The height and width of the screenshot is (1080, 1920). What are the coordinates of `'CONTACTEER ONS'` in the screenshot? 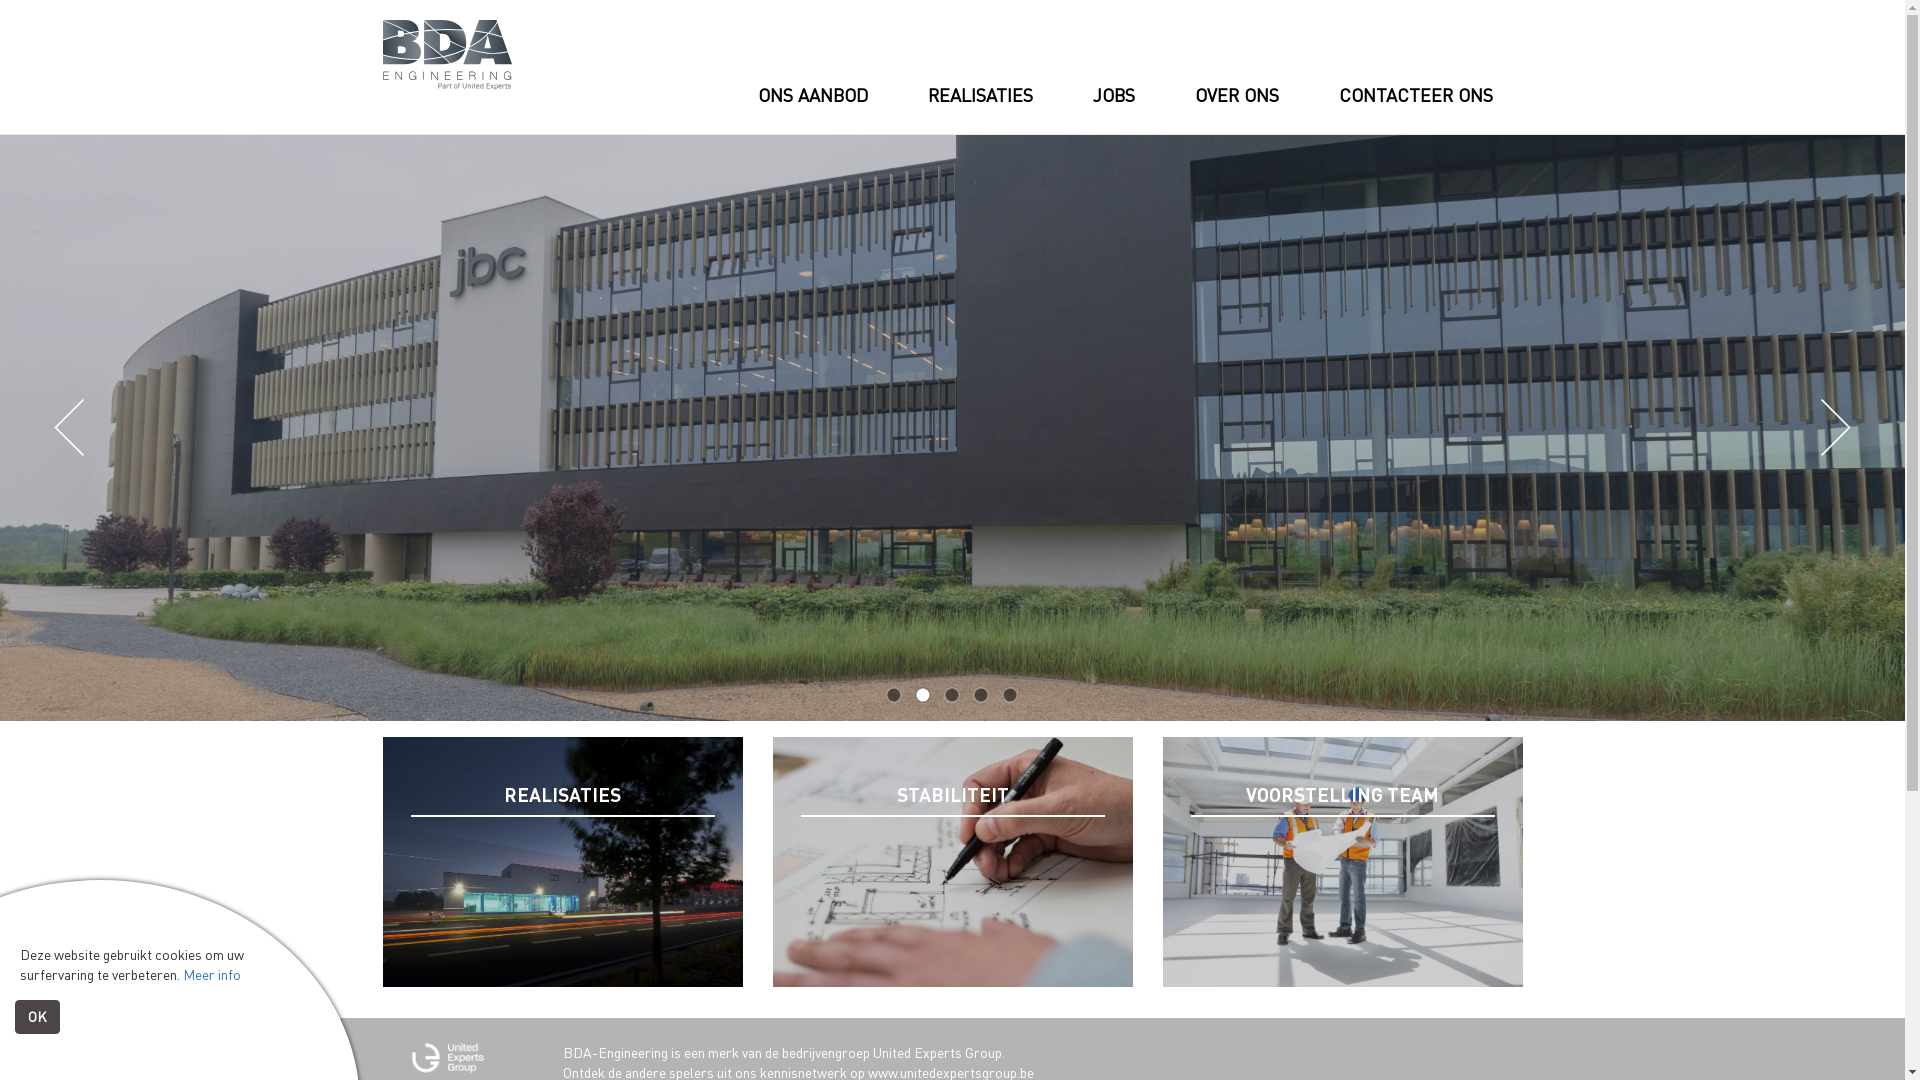 It's located at (1414, 127).